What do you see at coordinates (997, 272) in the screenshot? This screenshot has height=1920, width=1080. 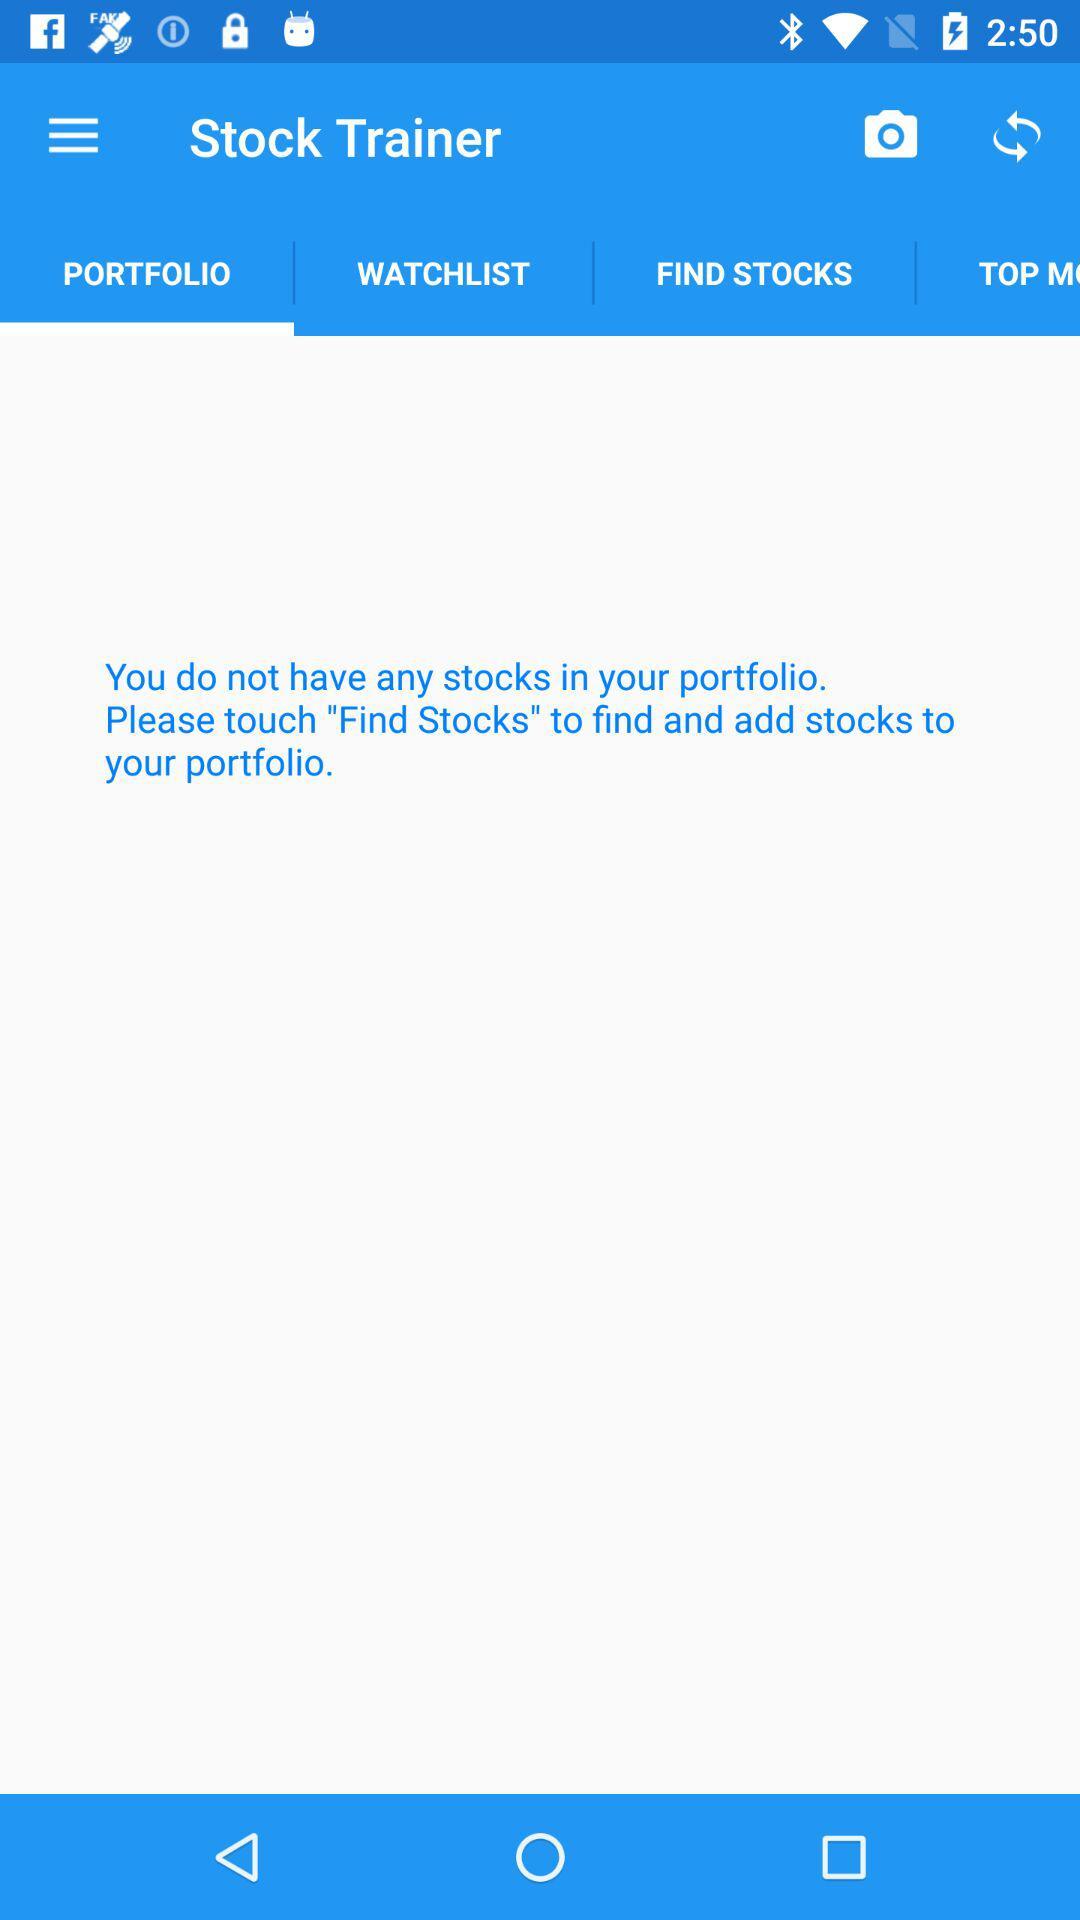 I see `the app next to the find stocks` at bounding box center [997, 272].